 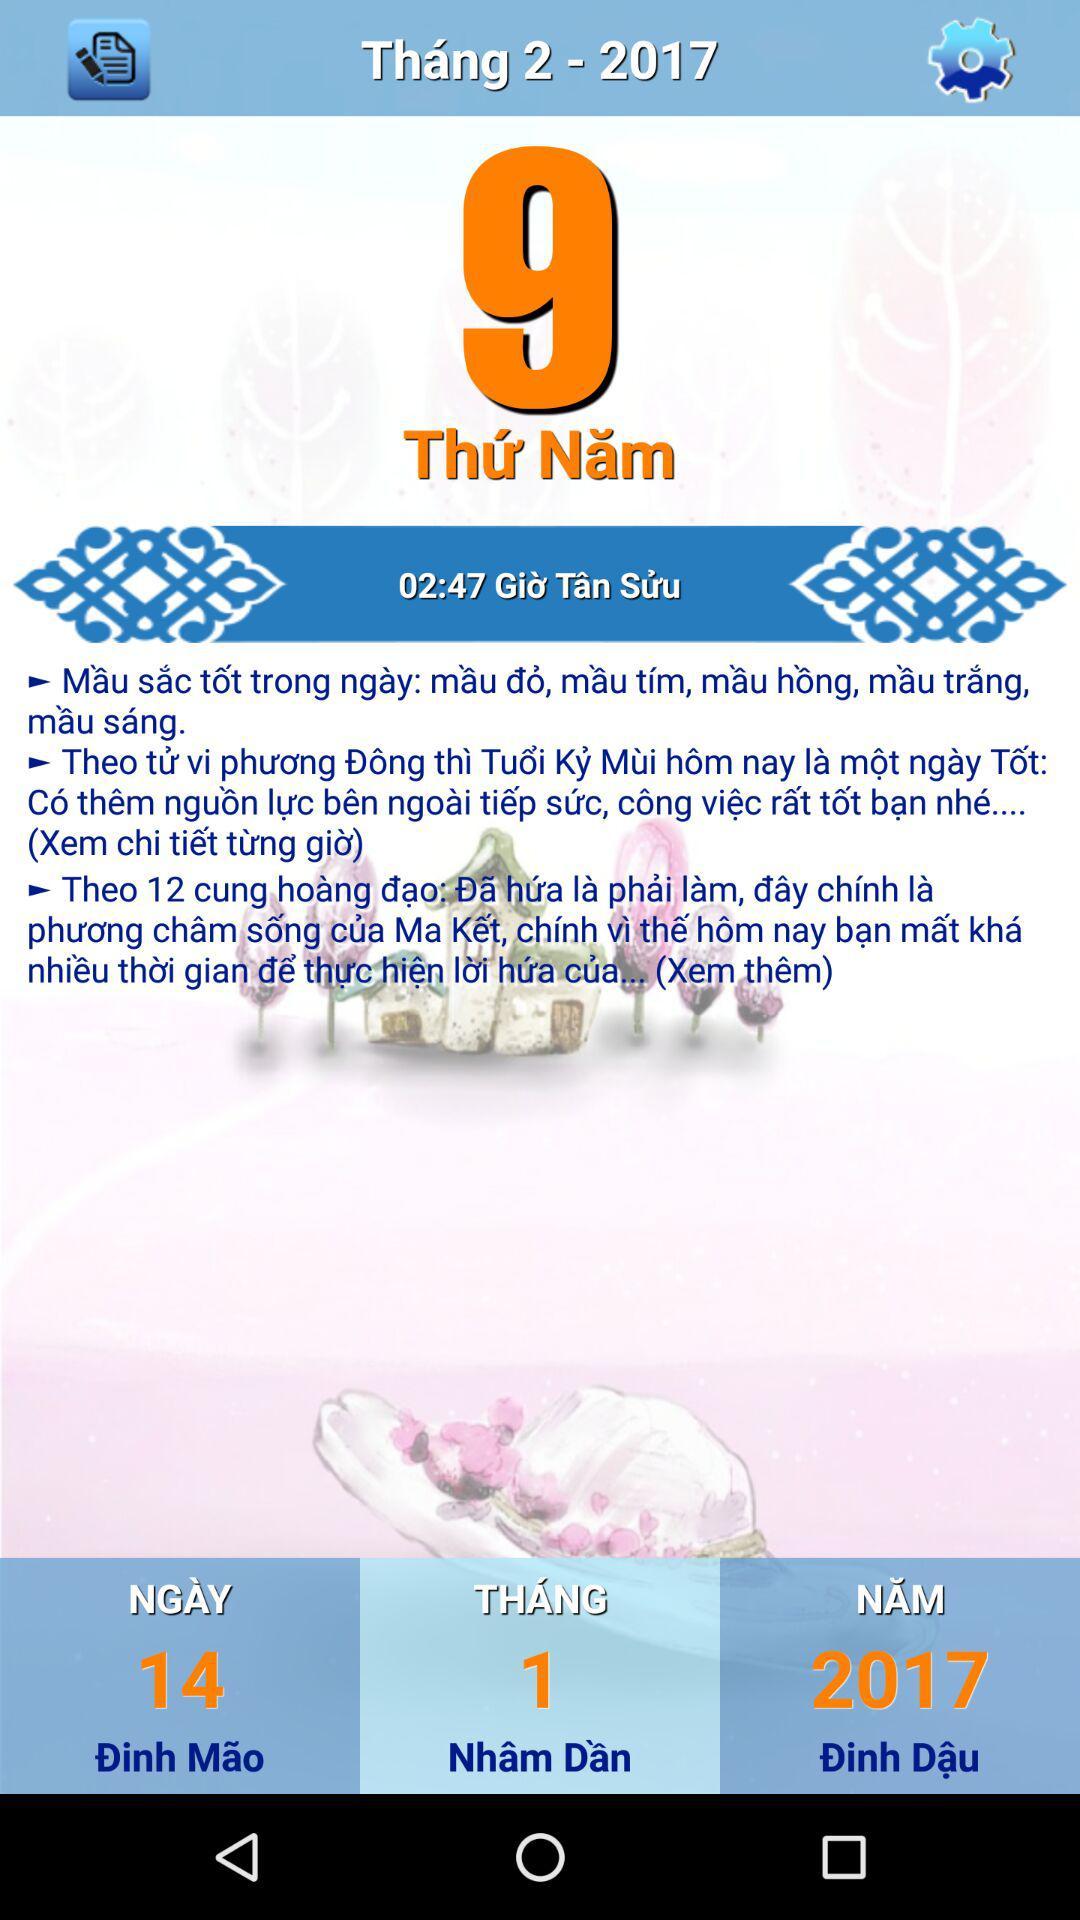 I want to click on three lines of text starting with text theo, so click(x=540, y=927).